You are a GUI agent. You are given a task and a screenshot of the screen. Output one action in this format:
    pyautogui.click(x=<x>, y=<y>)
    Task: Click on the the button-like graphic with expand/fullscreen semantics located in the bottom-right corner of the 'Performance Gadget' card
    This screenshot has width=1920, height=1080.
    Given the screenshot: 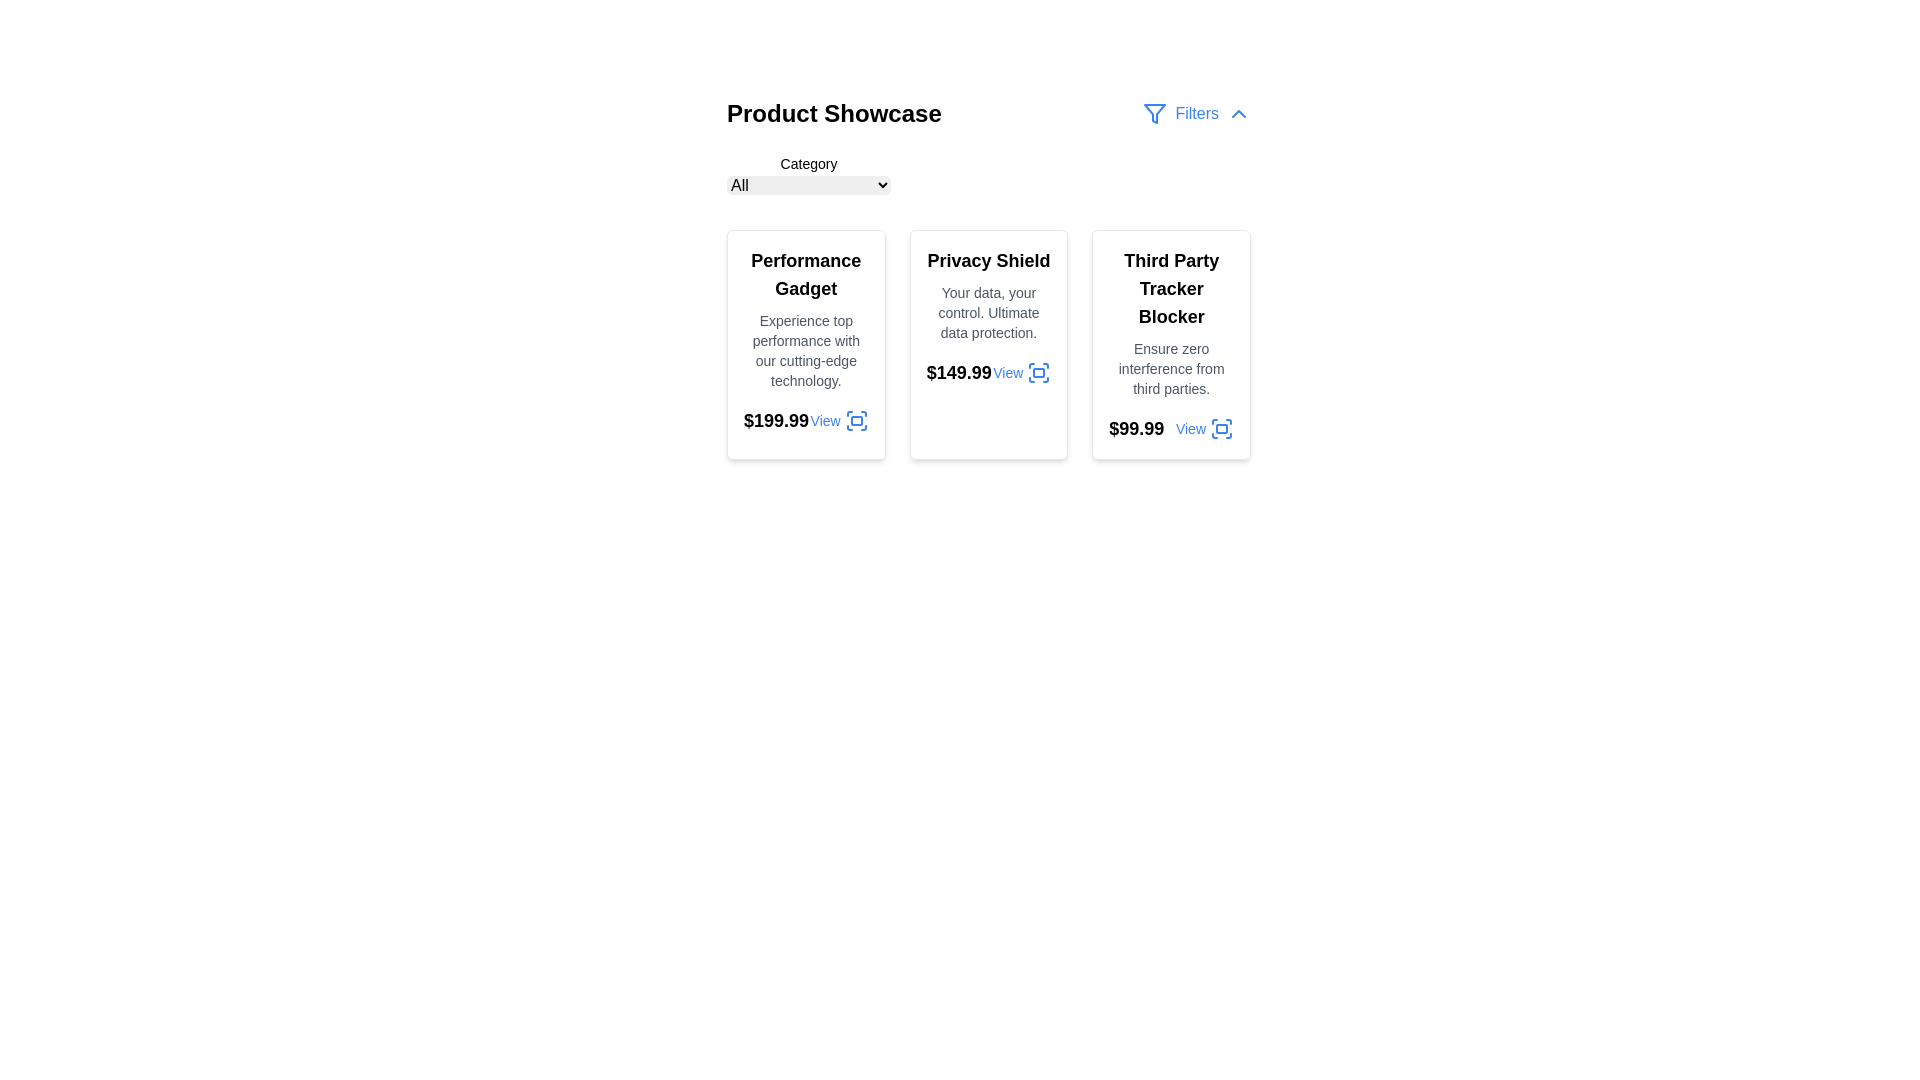 What is the action you would take?
    pyautogui.click(x=856, y=419)
    